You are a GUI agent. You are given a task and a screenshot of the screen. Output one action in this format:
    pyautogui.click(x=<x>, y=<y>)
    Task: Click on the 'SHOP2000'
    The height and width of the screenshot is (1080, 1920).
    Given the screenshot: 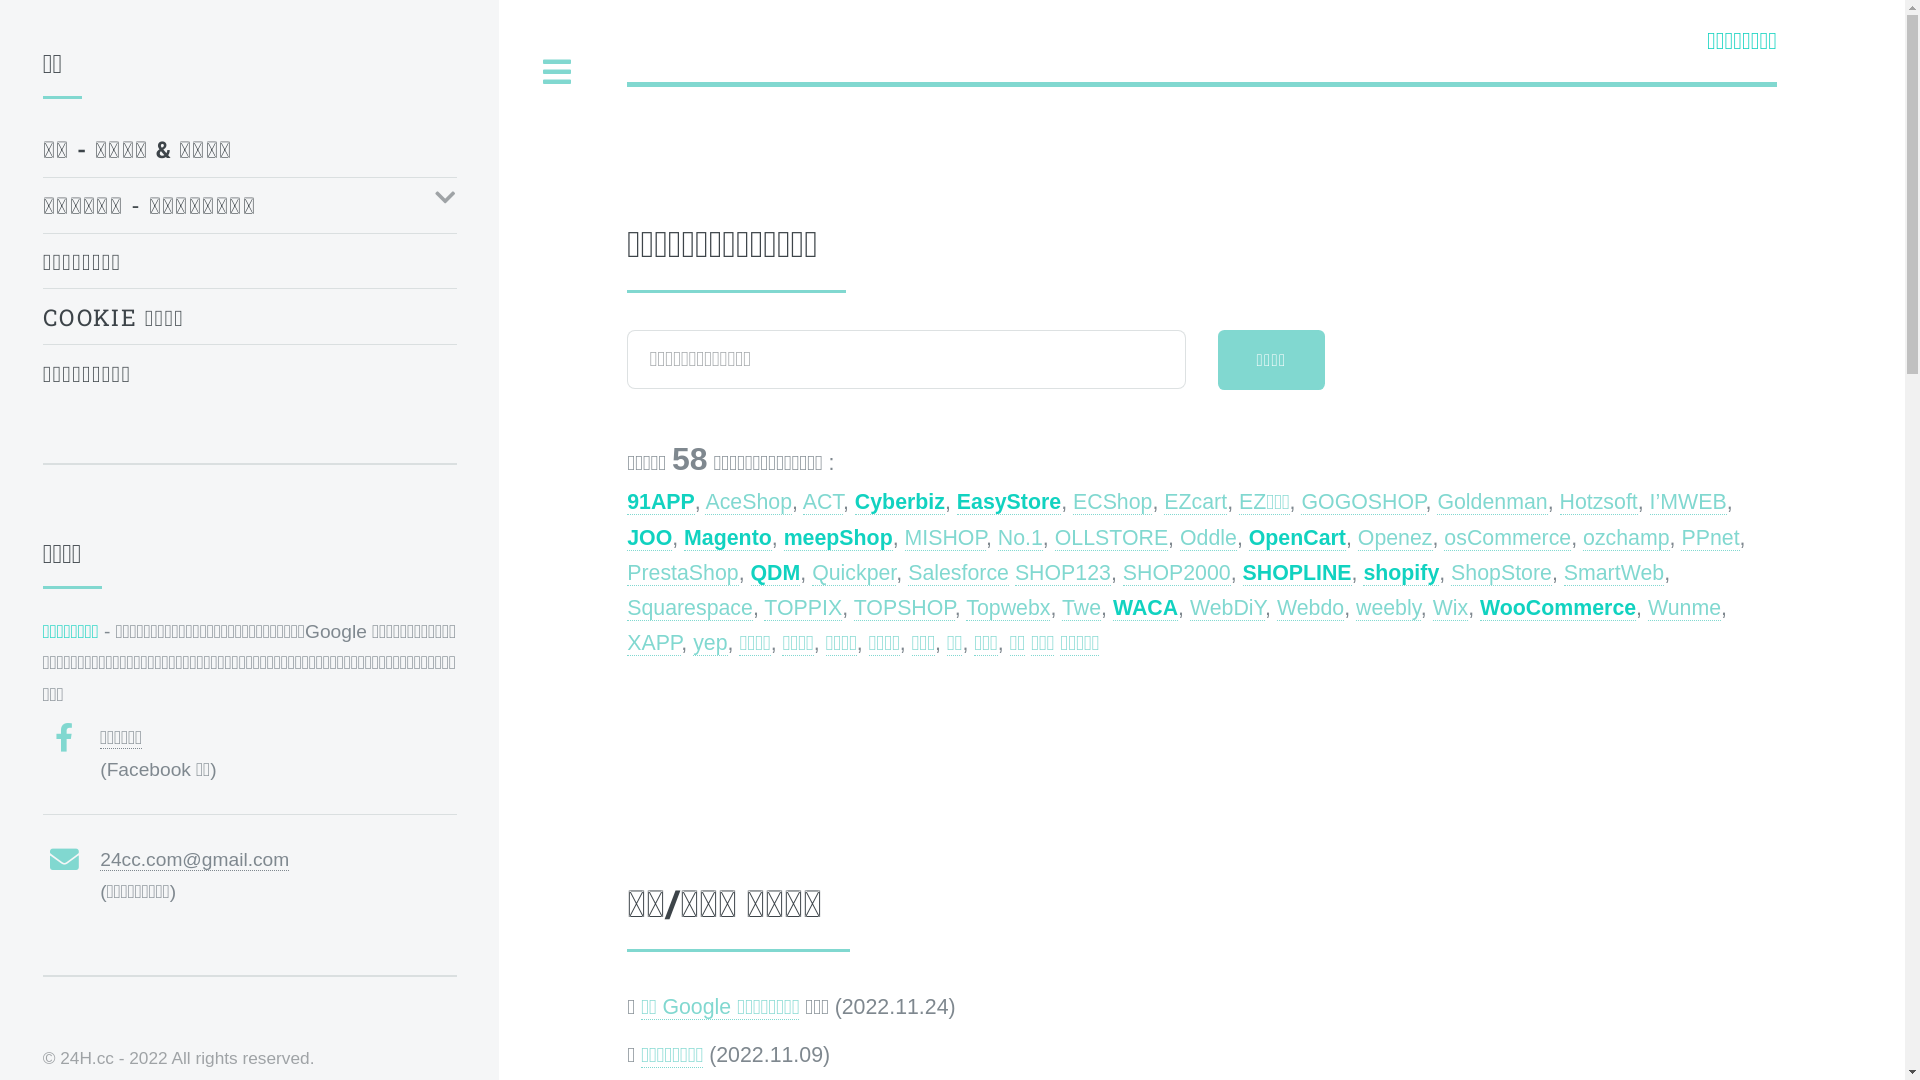 What is the action you would take?
    pyautogui.click(x=1123, y=573)
    